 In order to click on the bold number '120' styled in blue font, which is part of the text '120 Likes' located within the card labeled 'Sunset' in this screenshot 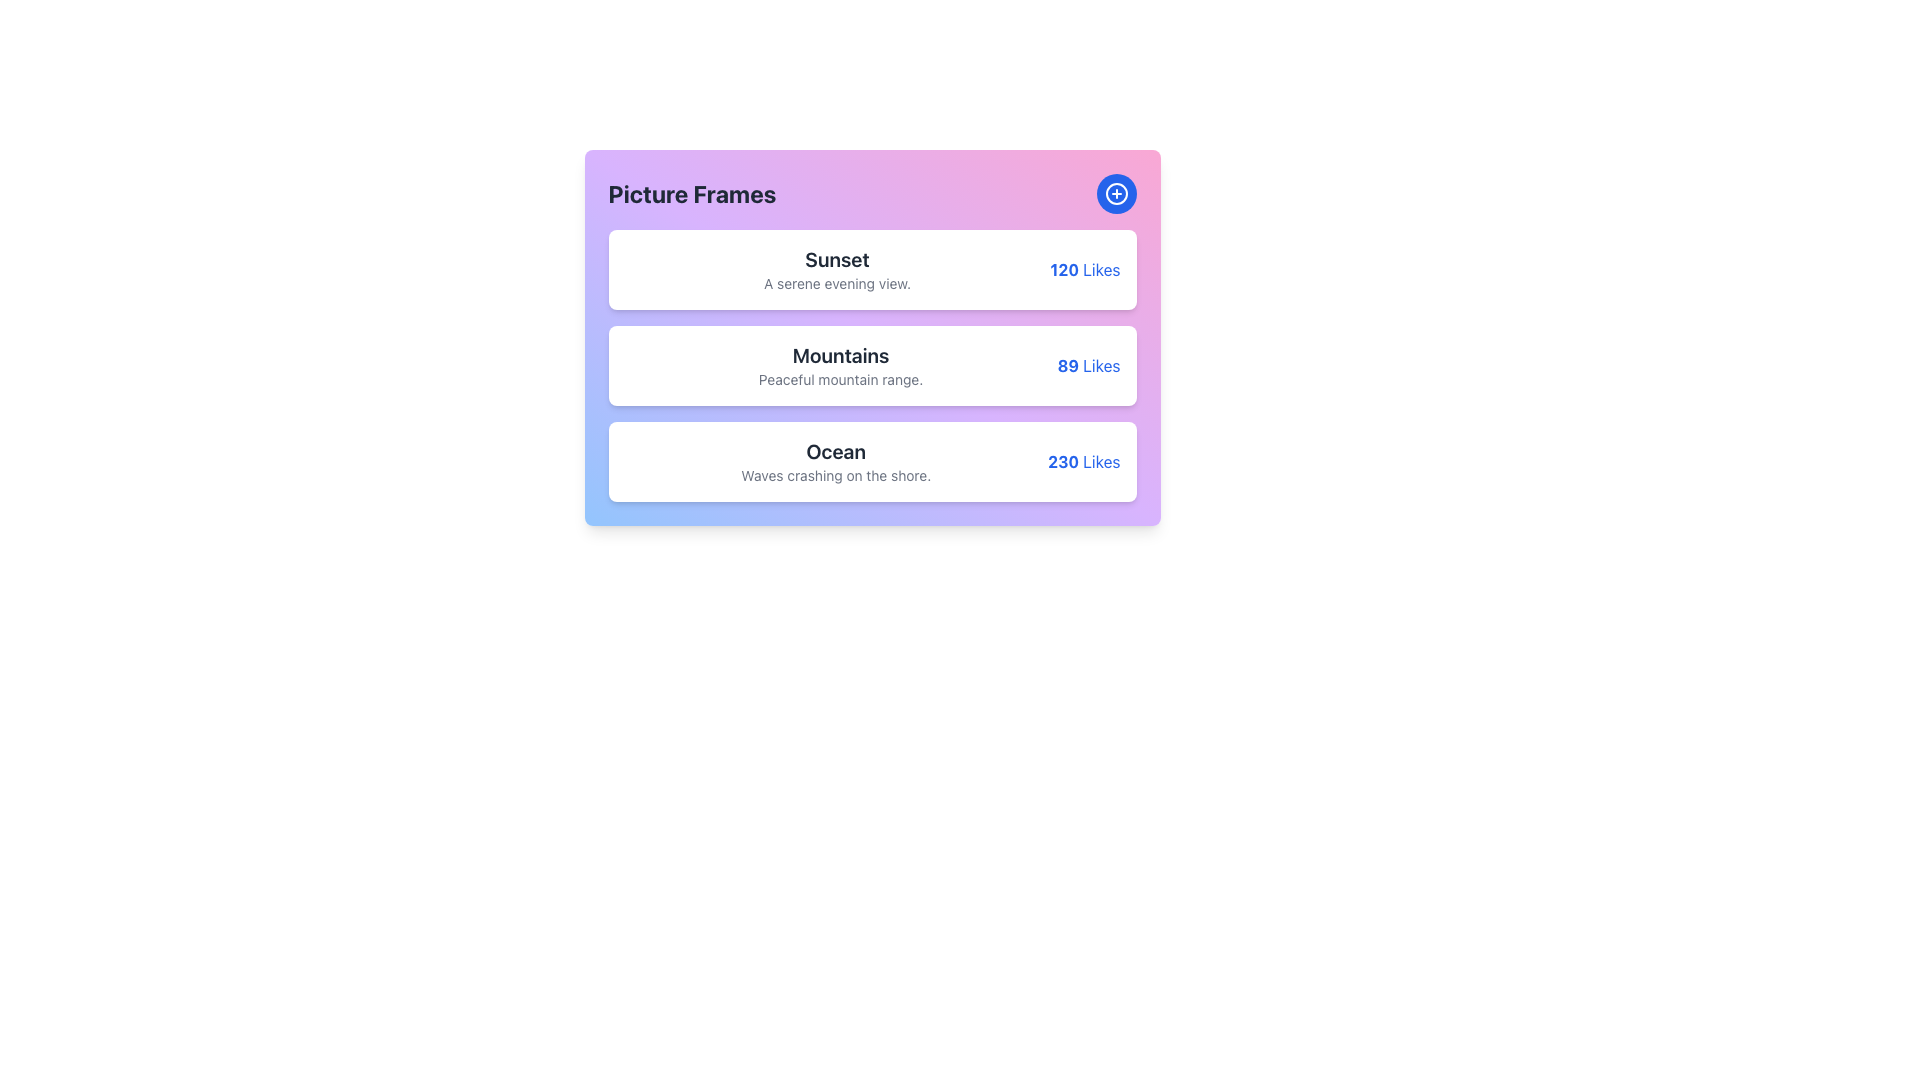, I will do `click(1063, 270)`.